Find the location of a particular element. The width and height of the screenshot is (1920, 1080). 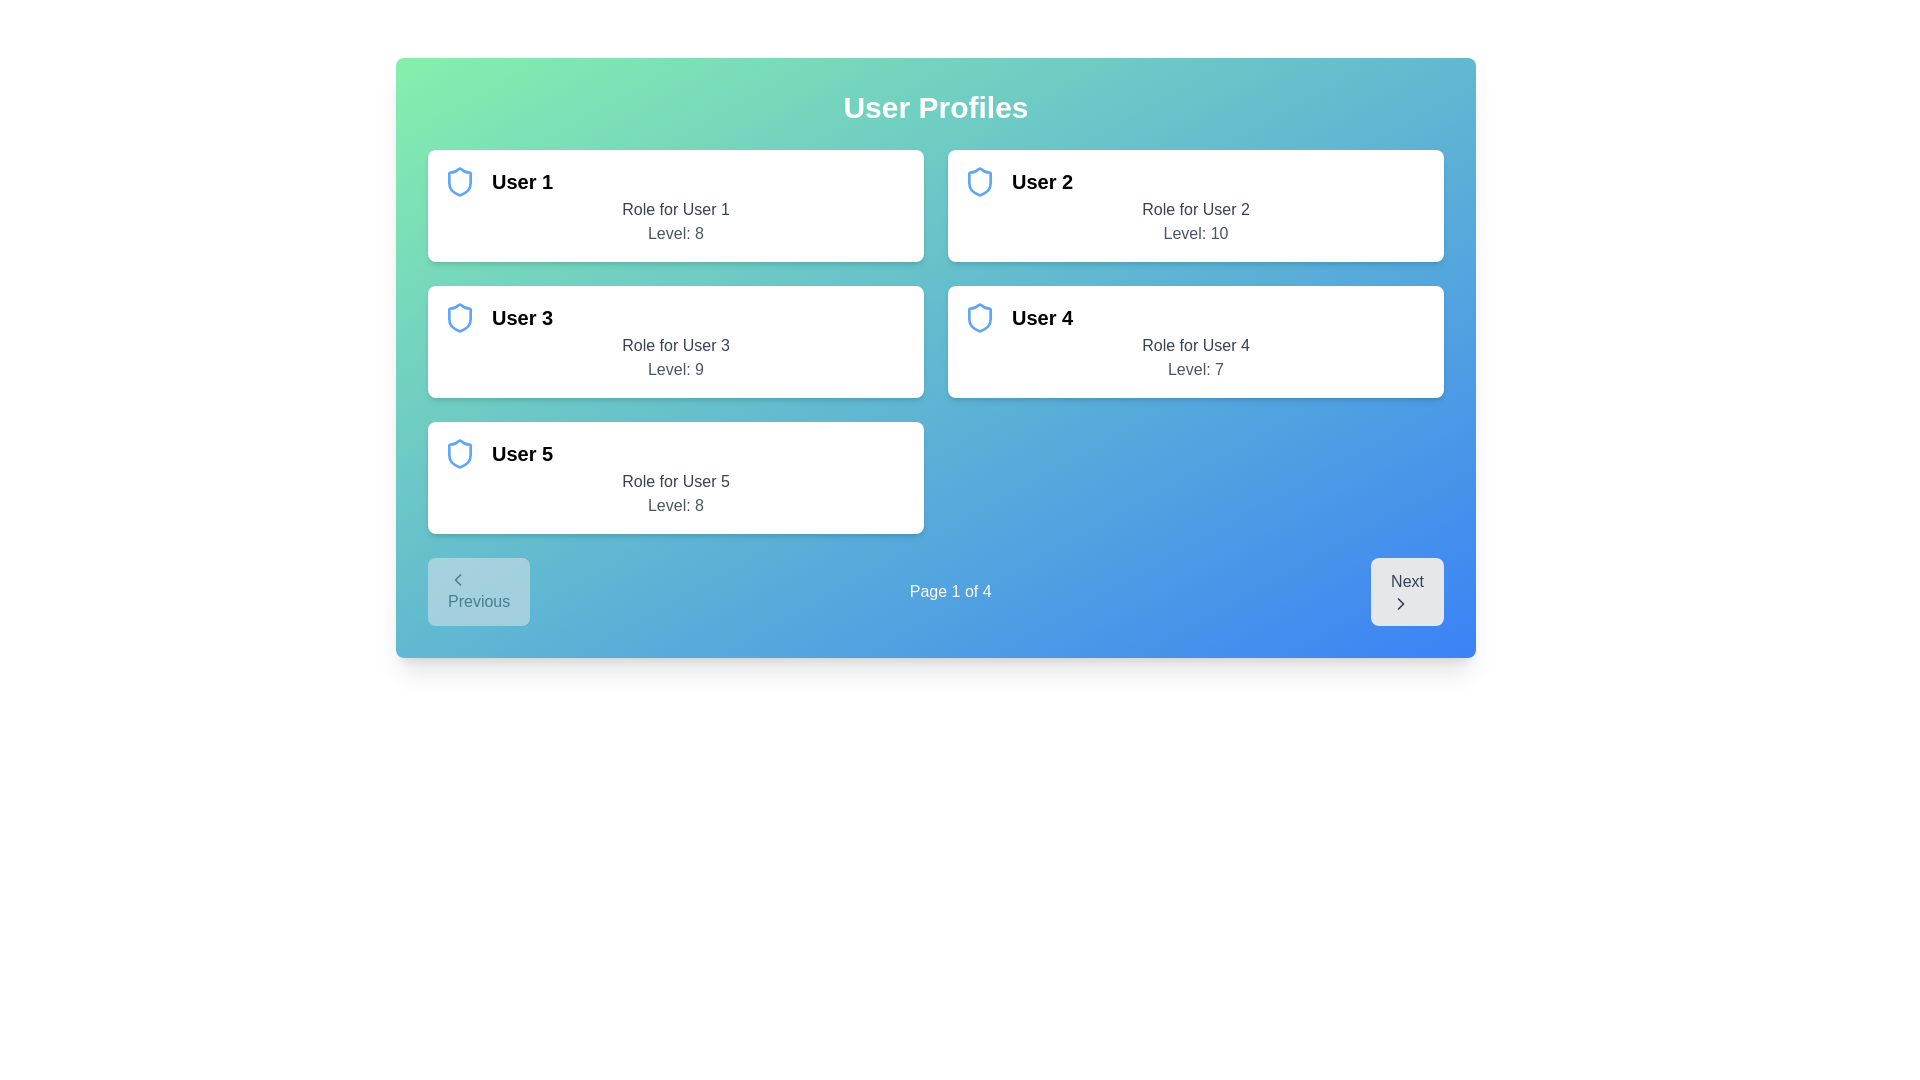

the 'Previous' button, which contains a left-facing chevron icon is located at coordinates (456, 579).